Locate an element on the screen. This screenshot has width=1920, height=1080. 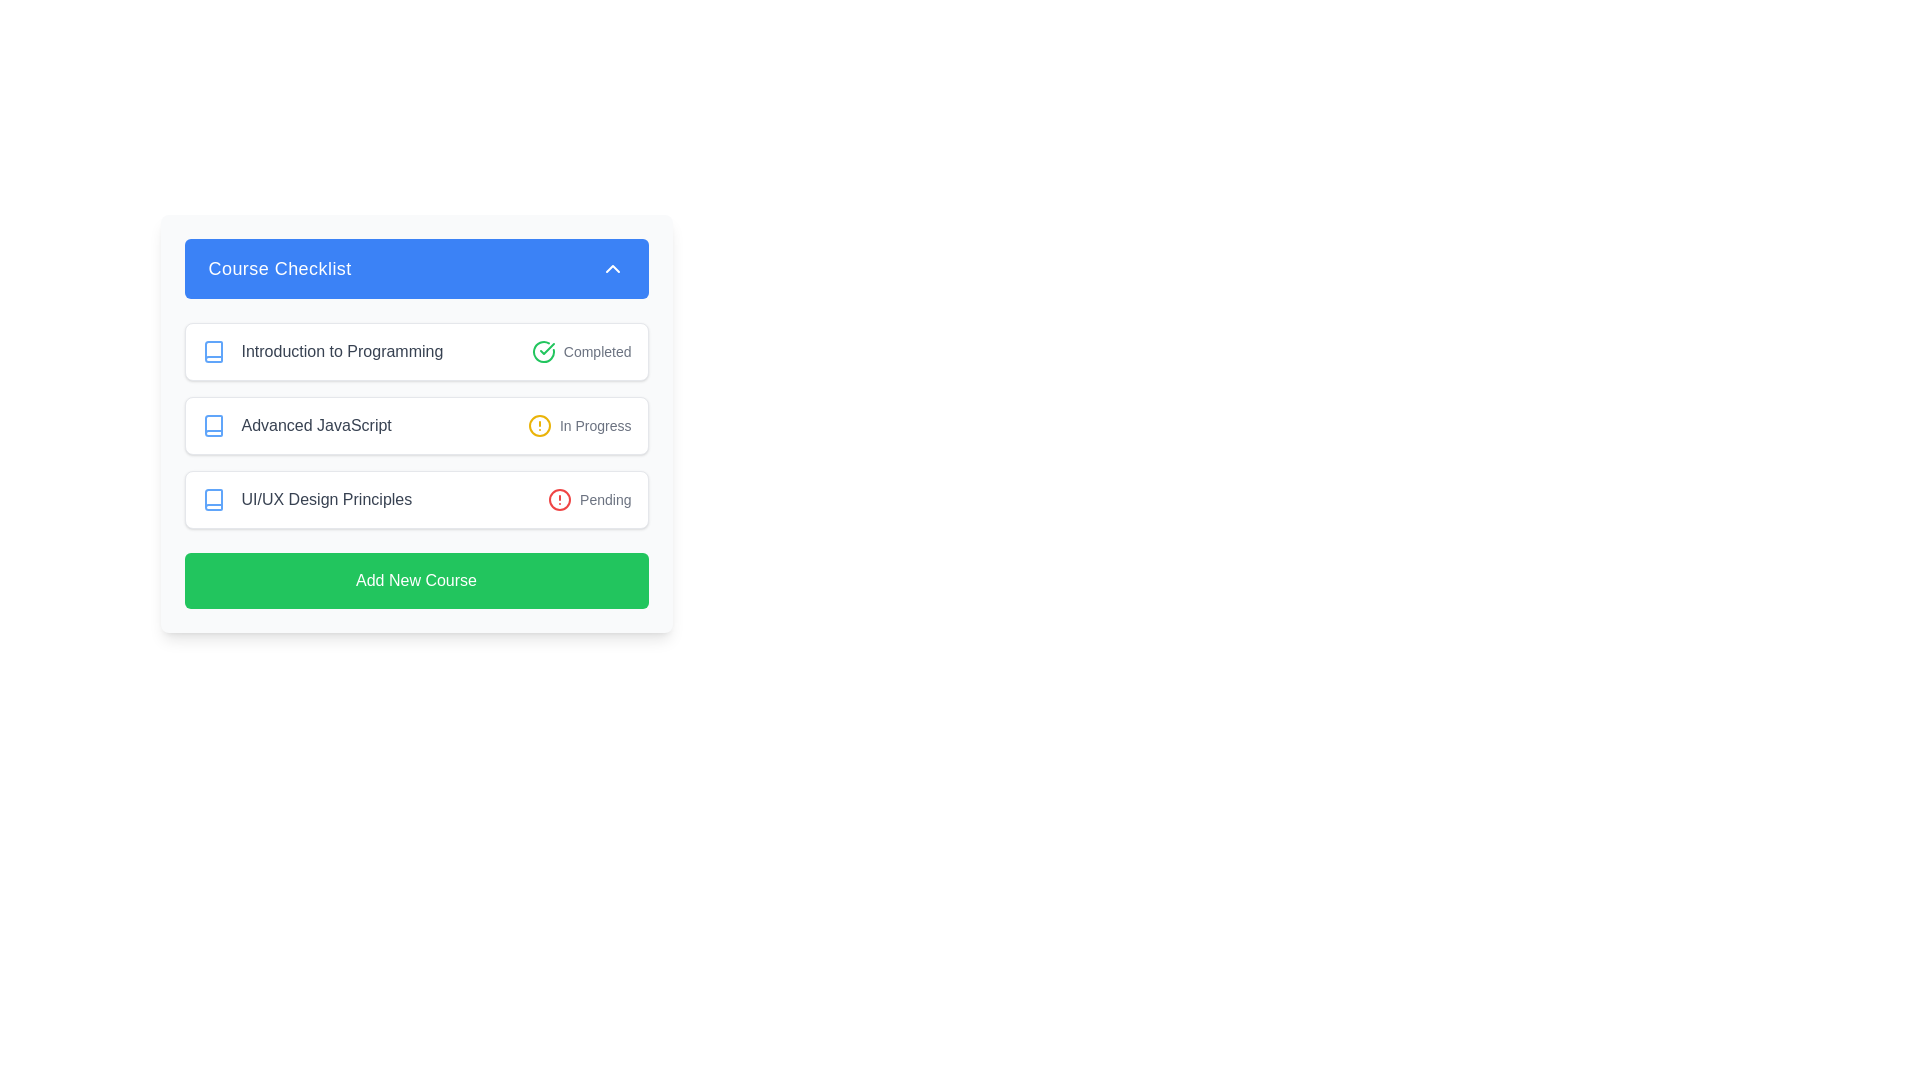
the text label displaying 'UI/UX Design Principles' in the course checklist interface is located at coordinates (326, 499).